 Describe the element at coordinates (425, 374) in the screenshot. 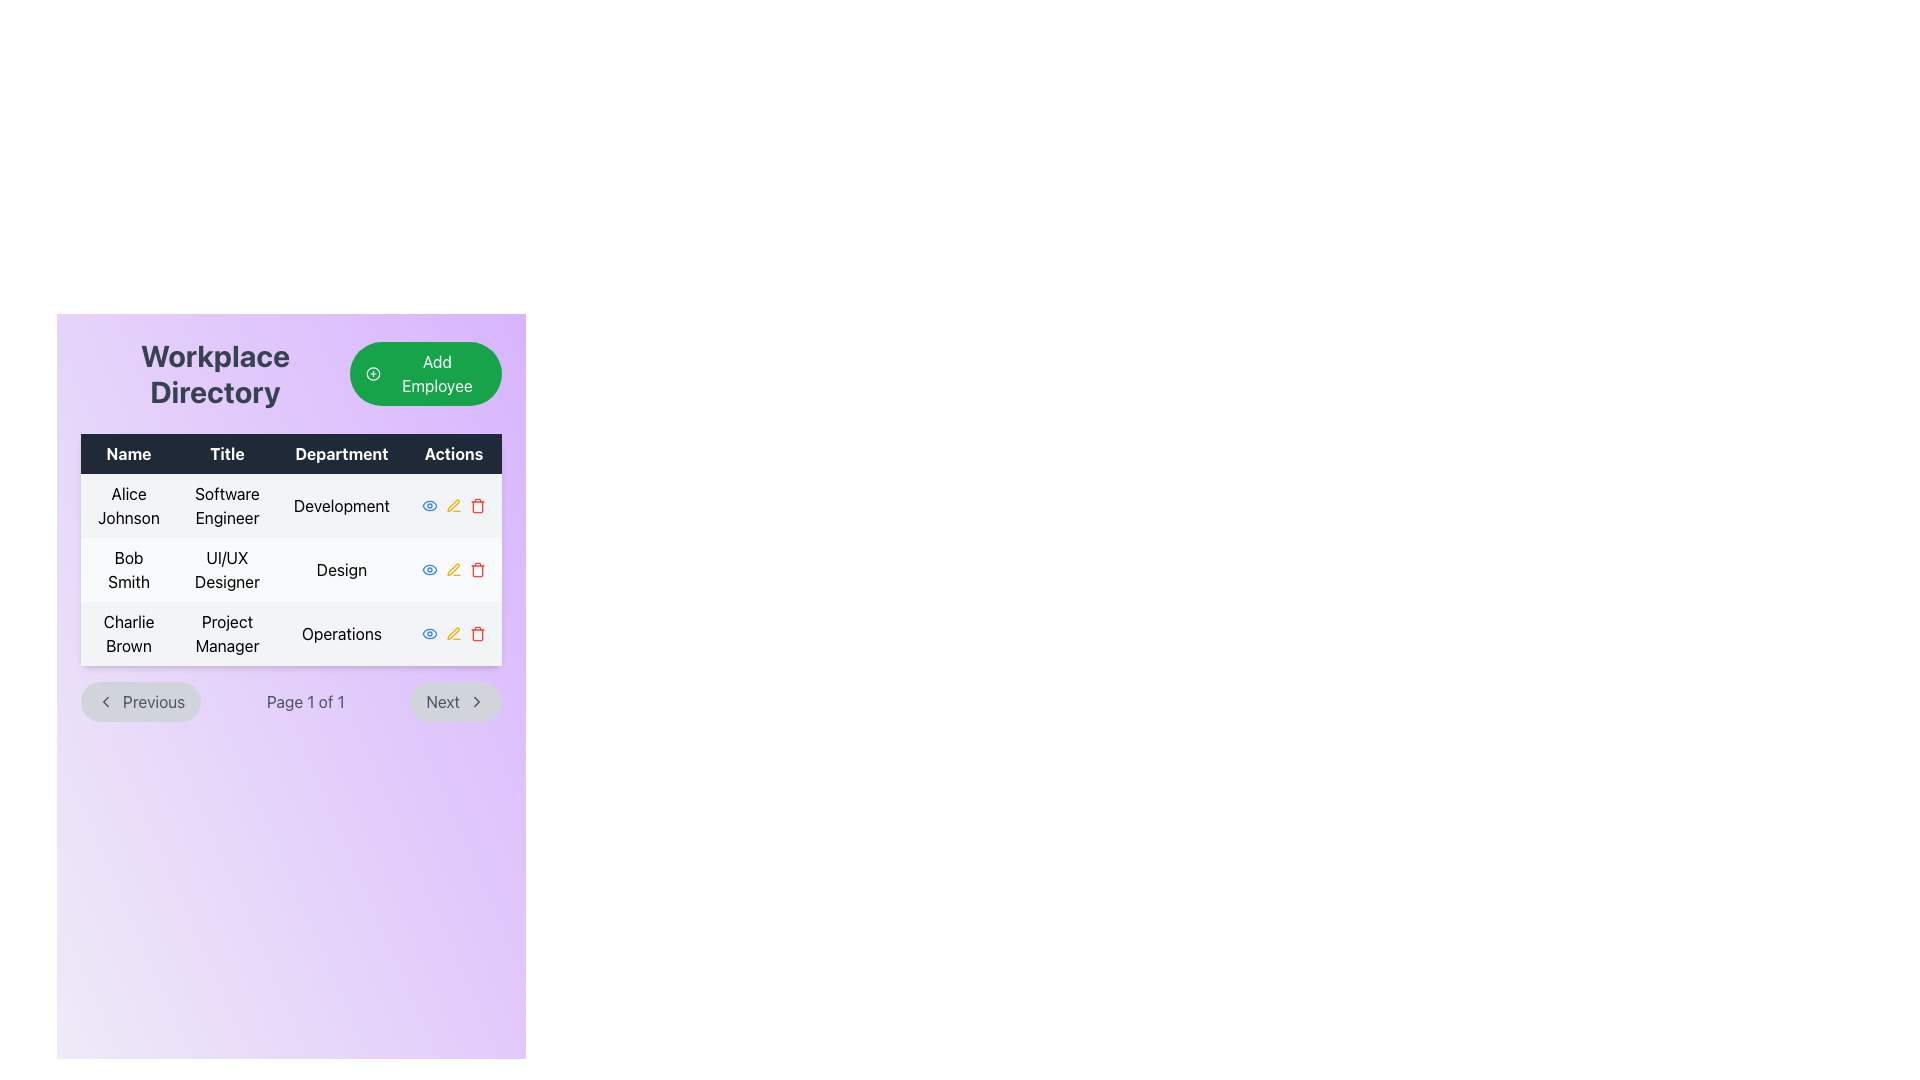

I see `the button in the top-right corner of the purple interface section to initiate adding a new employee to the directory` at that location.